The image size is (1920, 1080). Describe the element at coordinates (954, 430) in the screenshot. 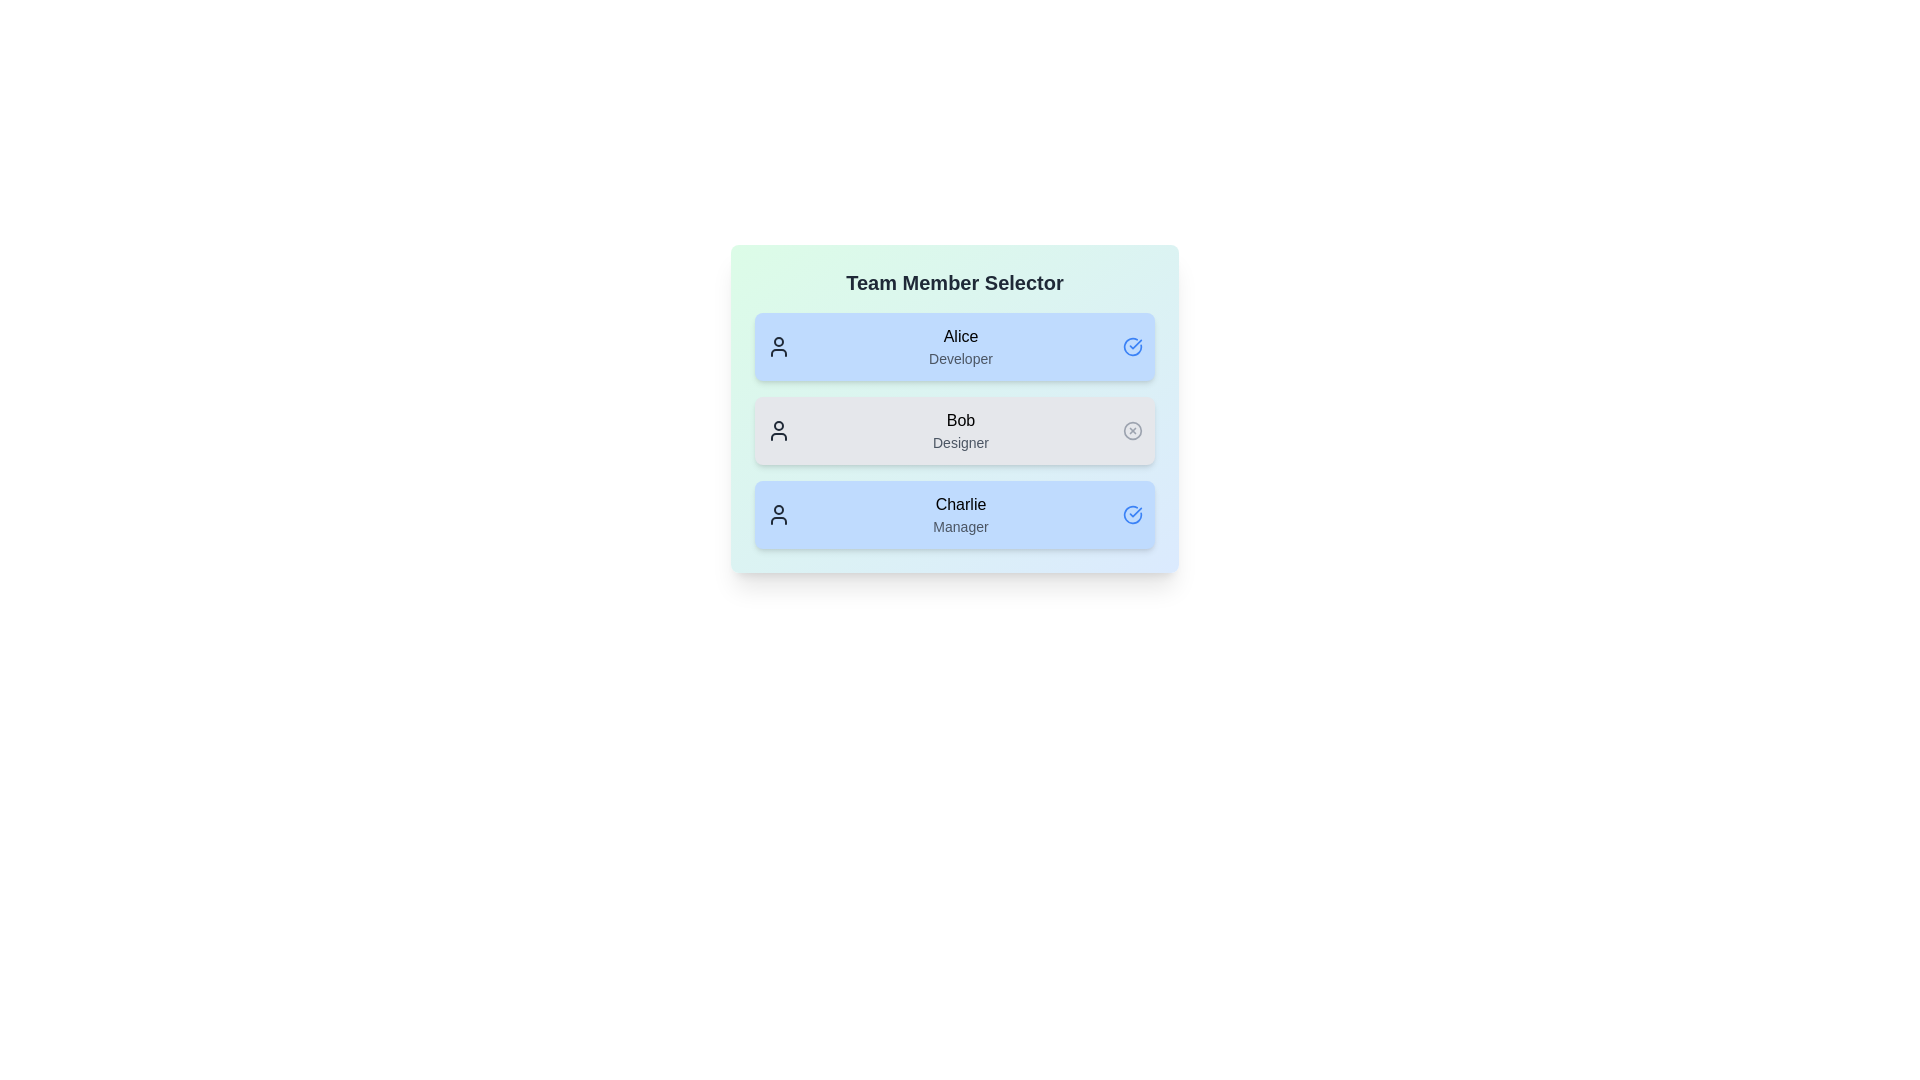

I see `the member card corresponding to Bob` at that location.